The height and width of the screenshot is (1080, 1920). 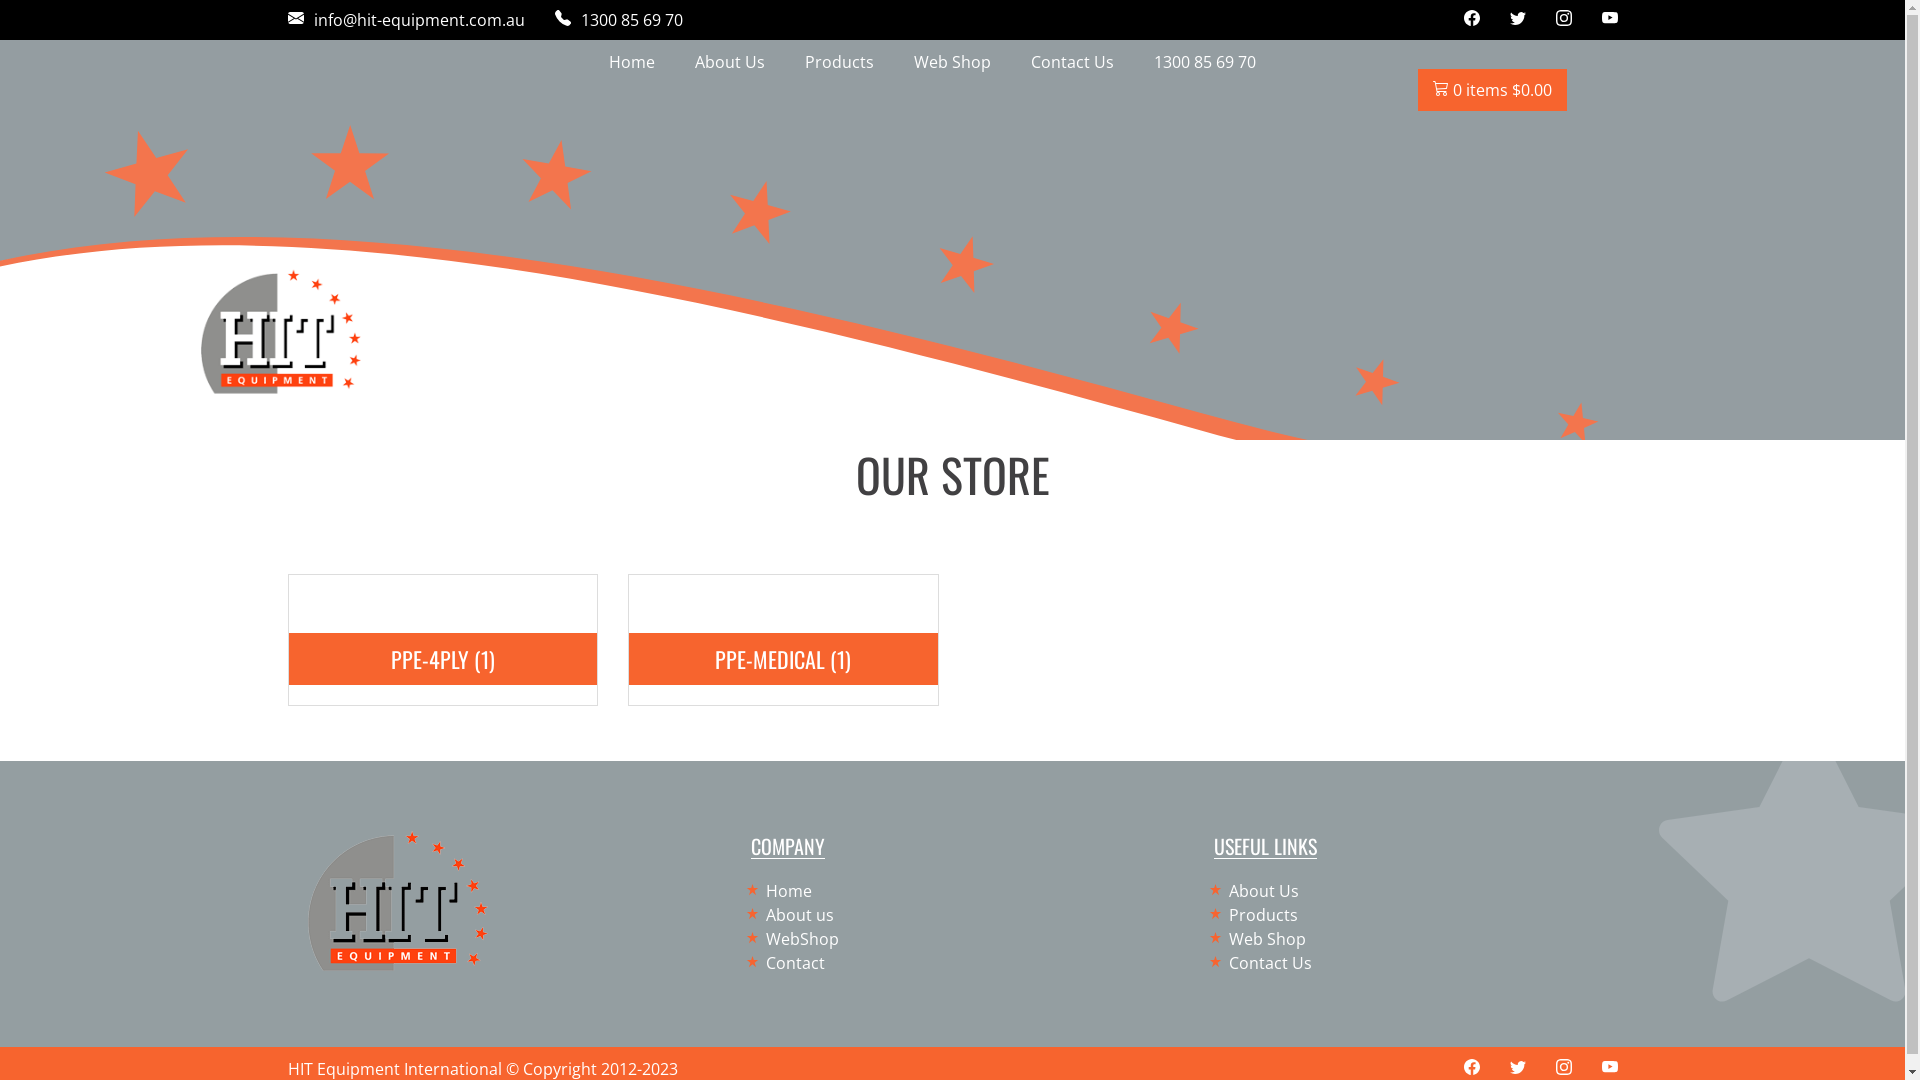 I want to click on '0 items $0.00', so click(x=1492, y=88).